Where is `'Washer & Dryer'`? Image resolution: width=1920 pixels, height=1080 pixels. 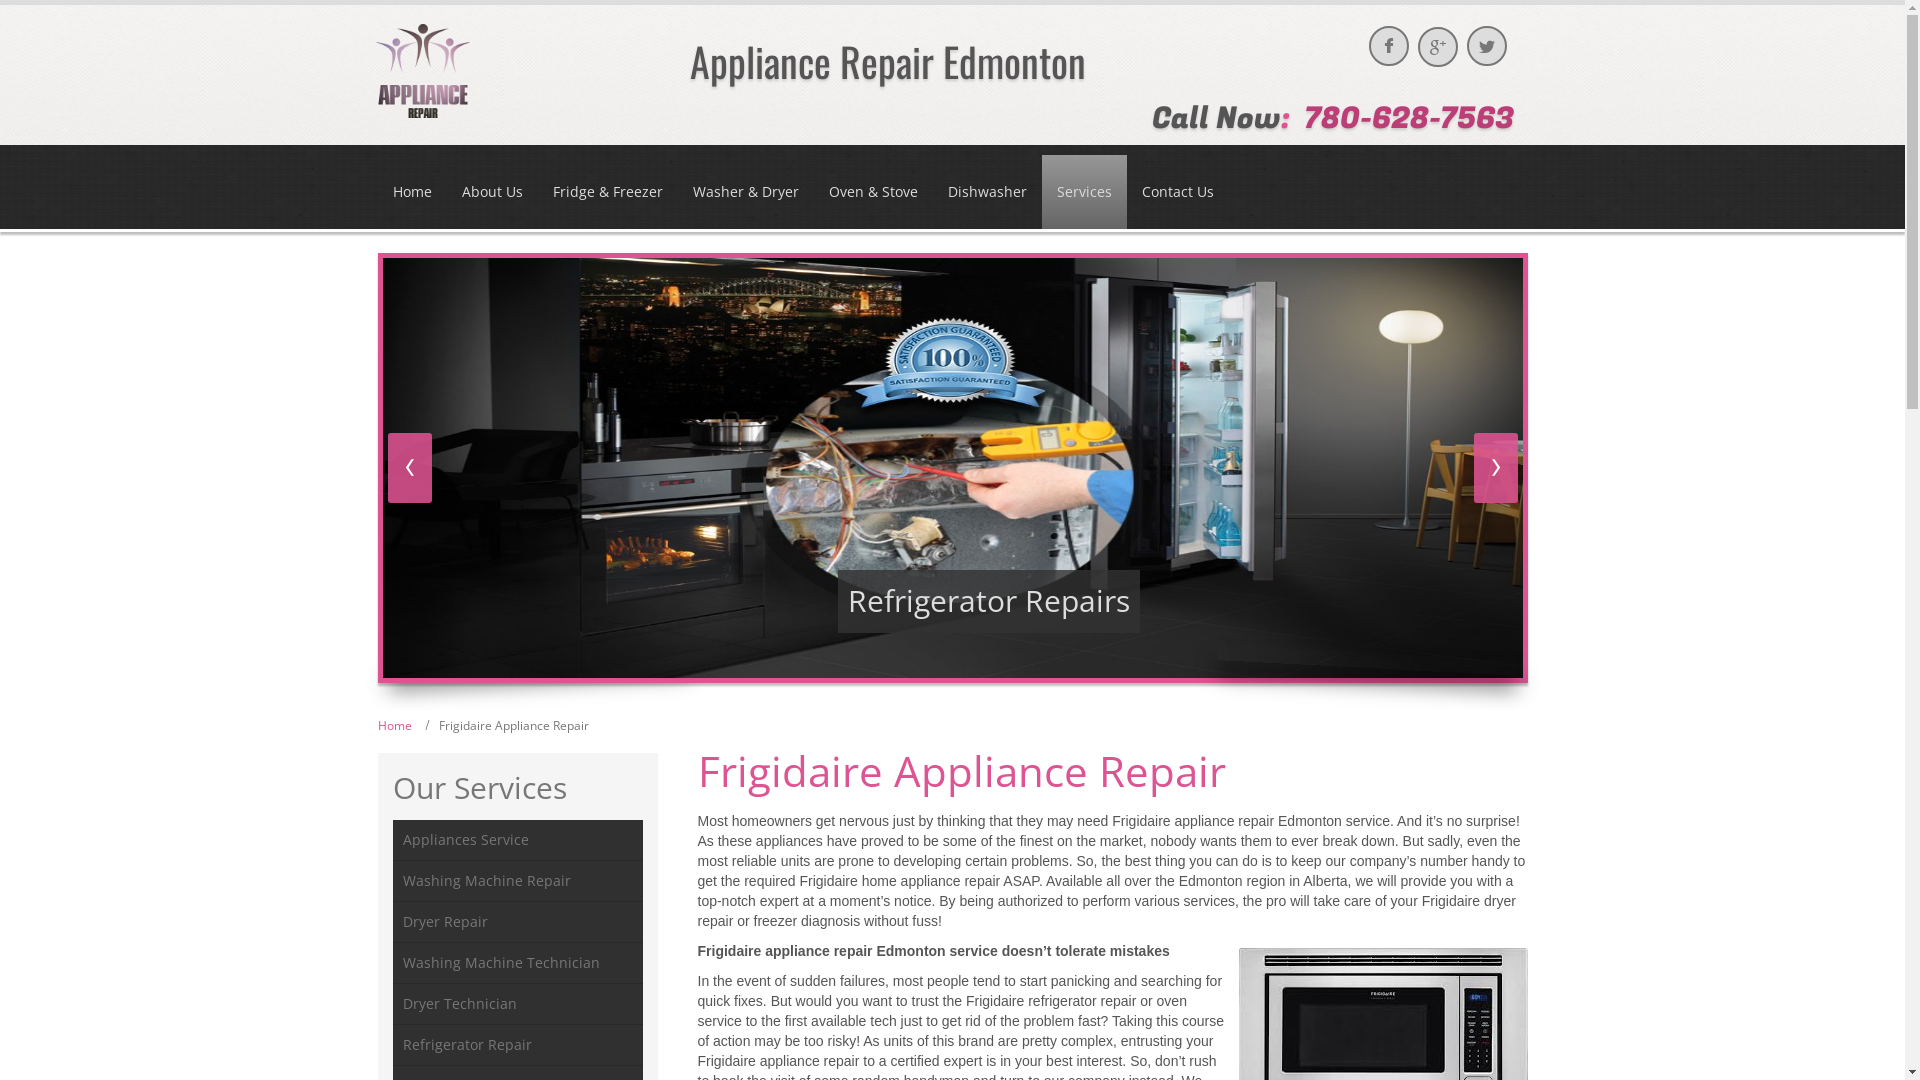 'Washer & Dryer' is located at coordinates (677, 192).